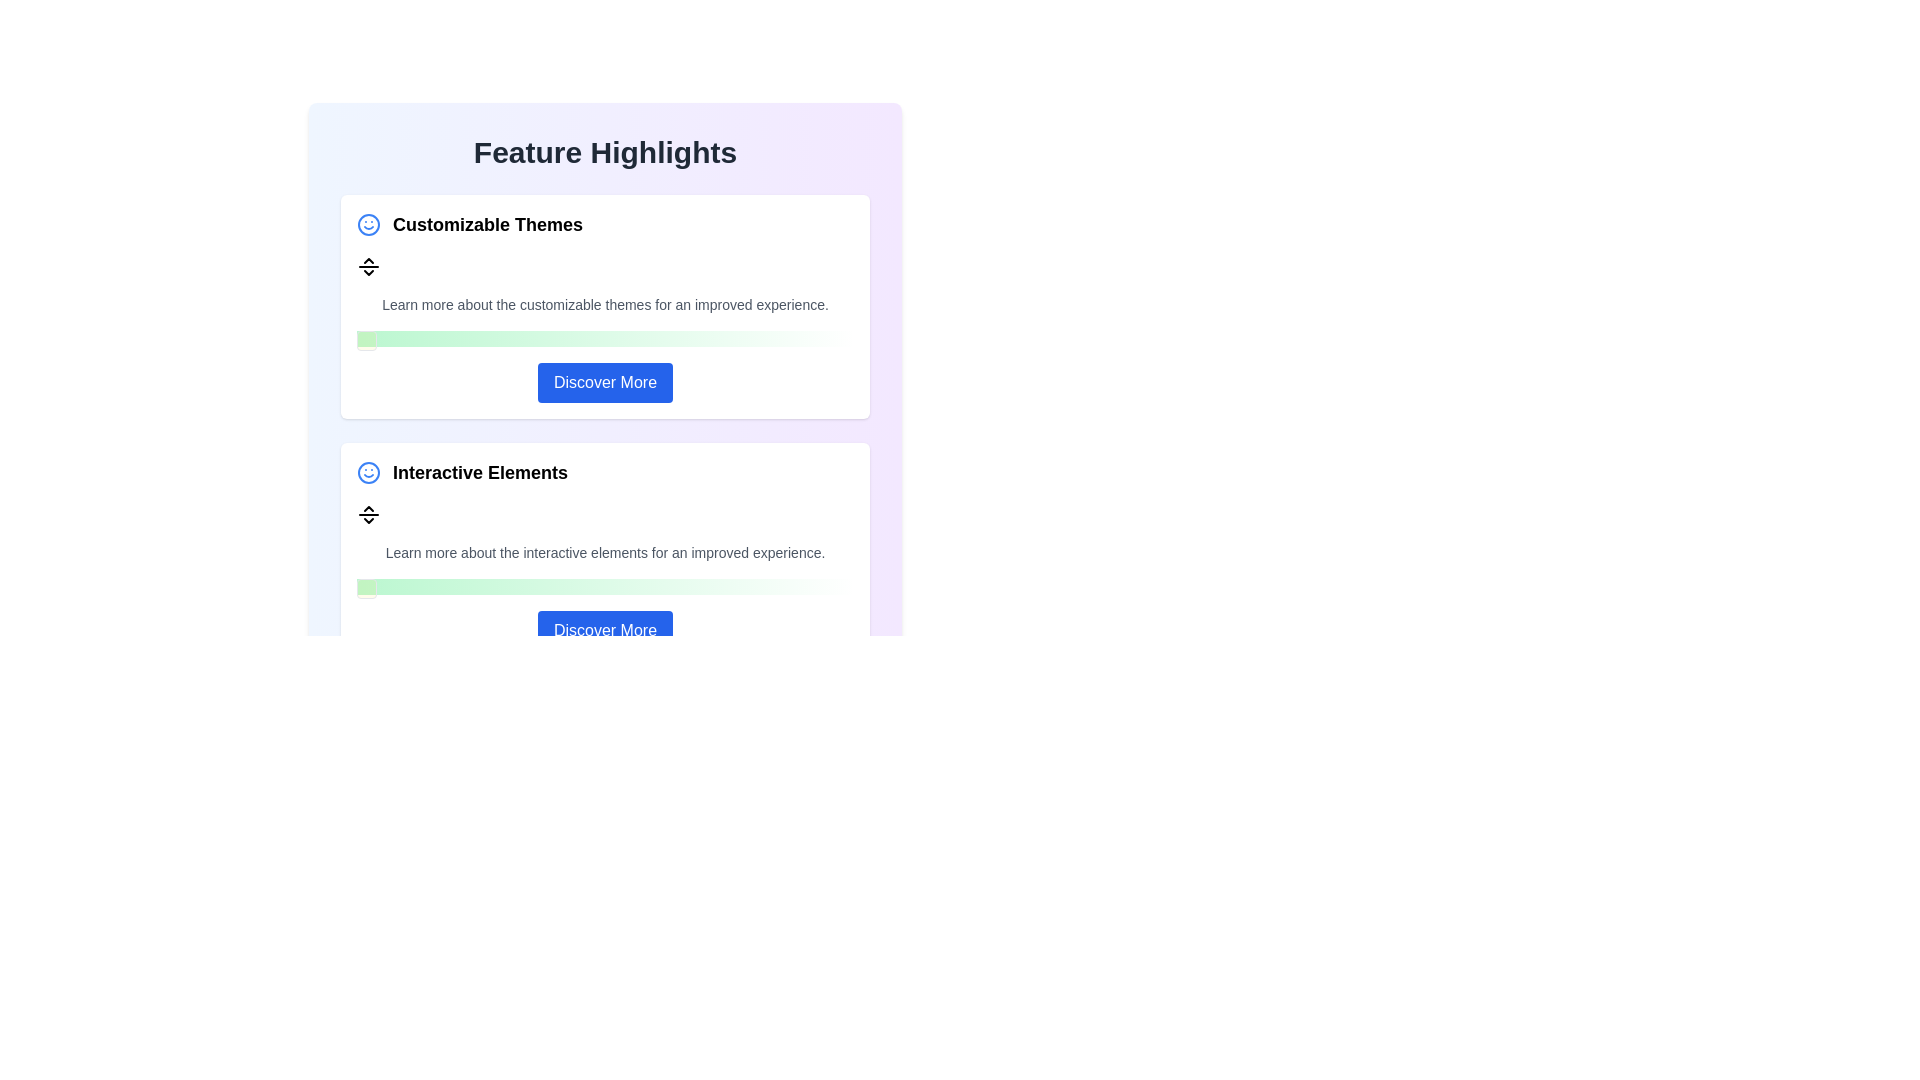  Describe the element at coordinates (369, 224) in the screenshot. I see `the central circular part of the smiley face graphic, which is part of the SVG element in the 'Interactive Elements' section` at that location.